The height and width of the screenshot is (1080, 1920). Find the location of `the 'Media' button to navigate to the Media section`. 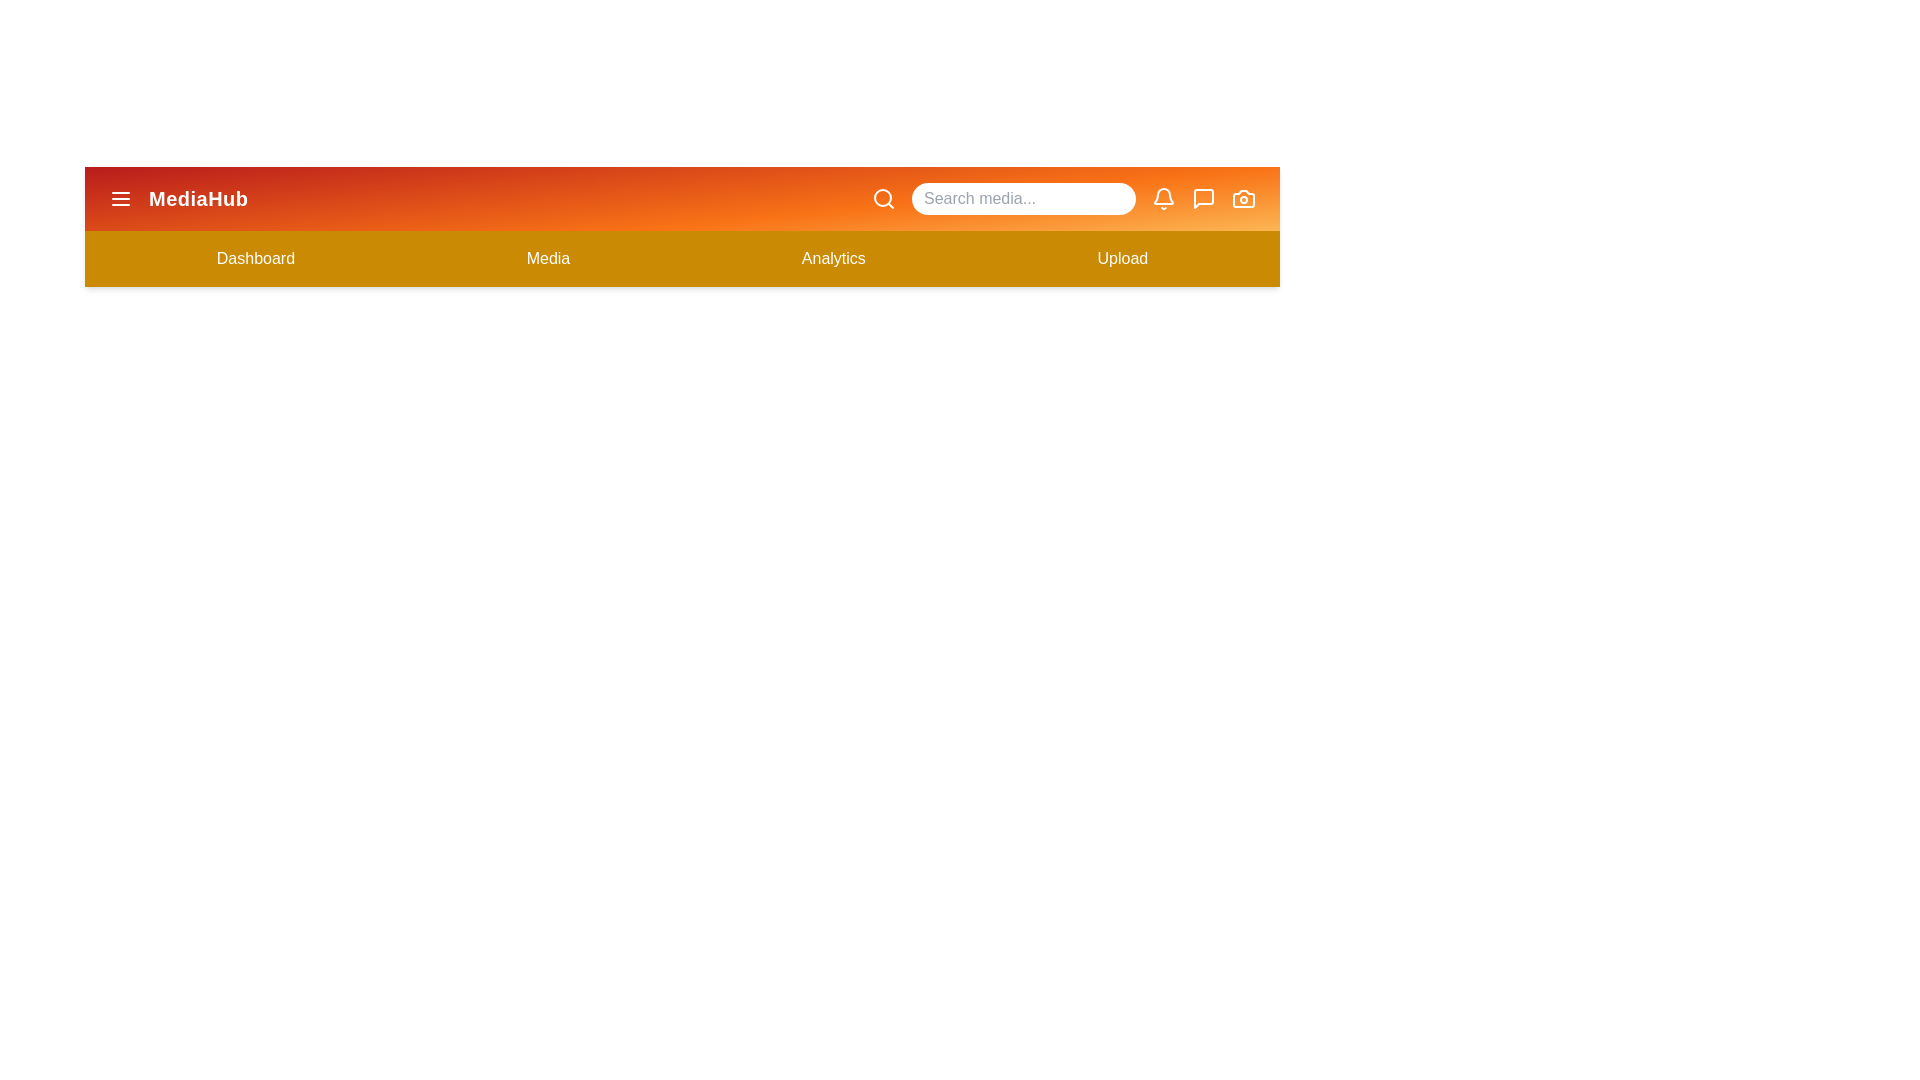

the 'Media' button to navigate to the Media section is located at coordinates (547, 257).